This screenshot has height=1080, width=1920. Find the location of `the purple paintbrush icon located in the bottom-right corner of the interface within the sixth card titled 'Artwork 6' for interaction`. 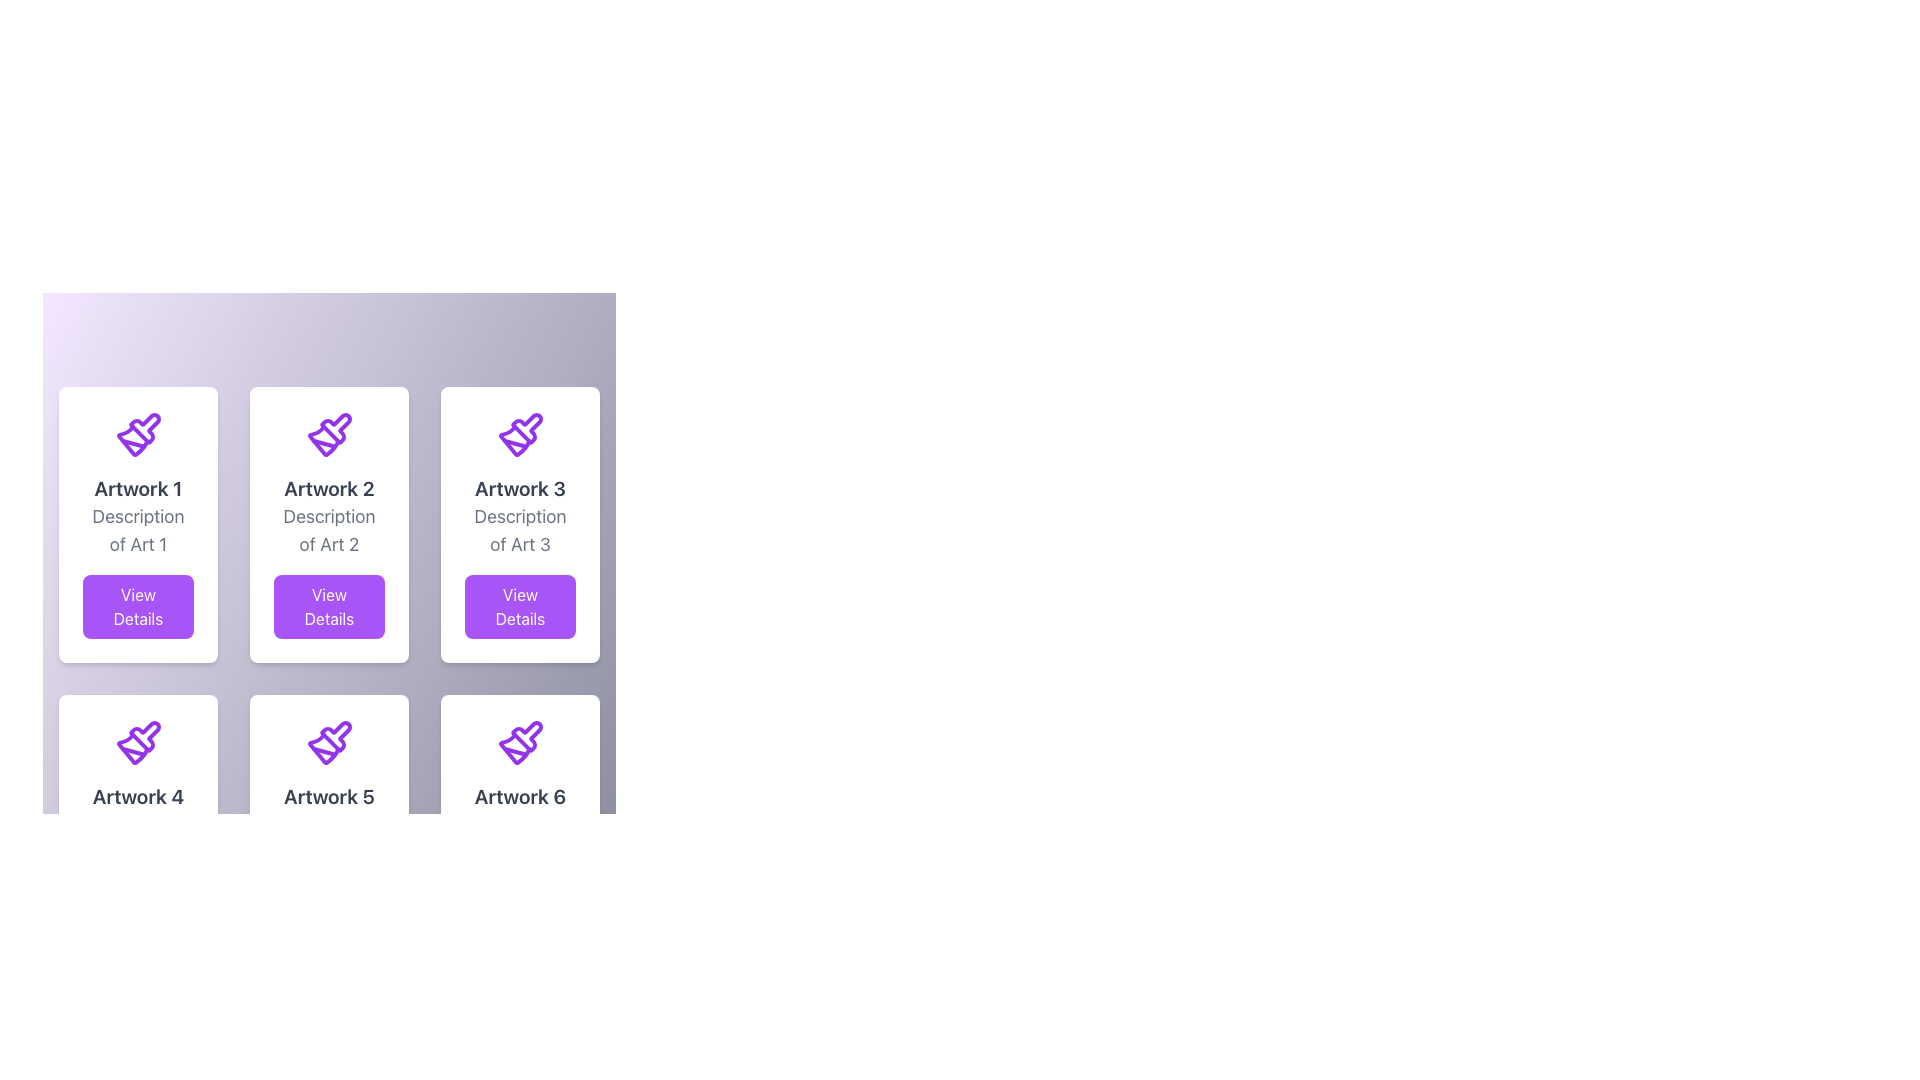

the purple paintbrush icon located in the bottom-right corner of the interface within the sixth card titled 'Artwork 6' for interaction is located at coordinates (513, 748).